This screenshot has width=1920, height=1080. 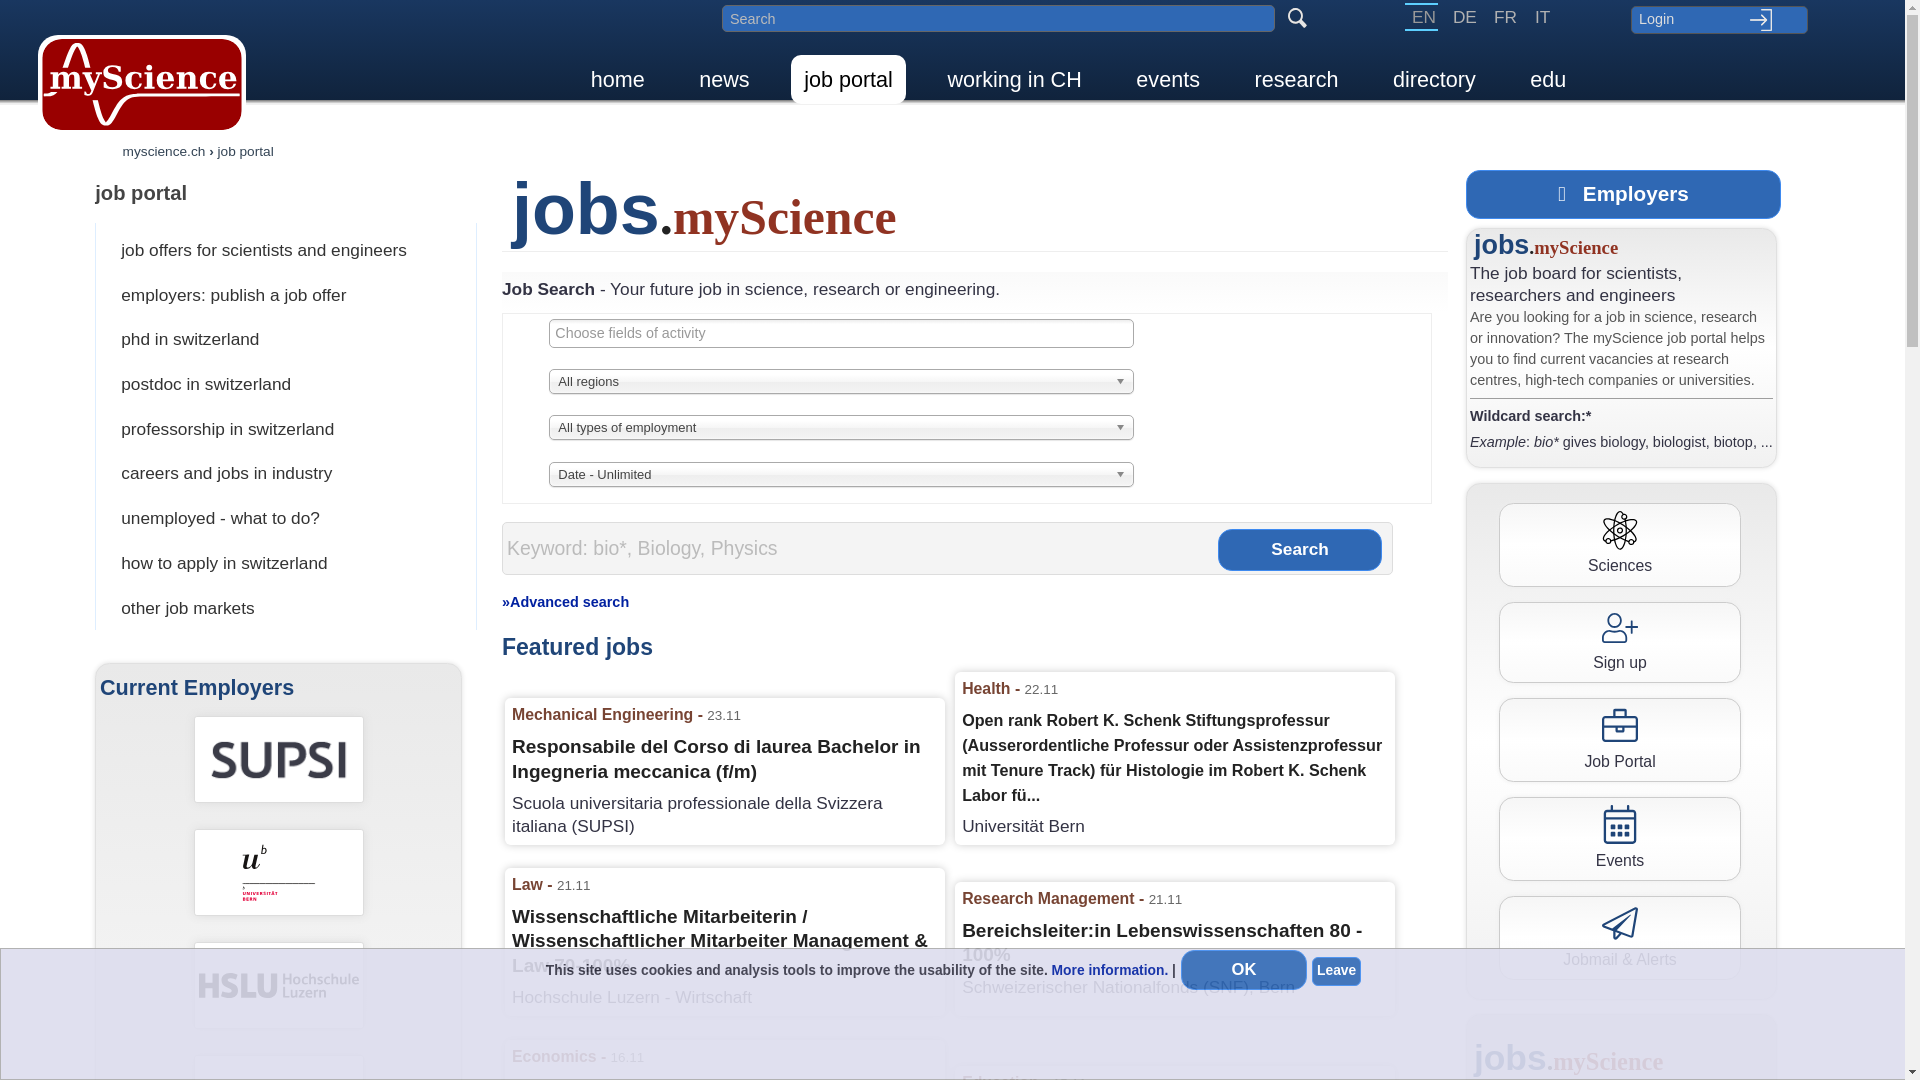 What do you see at coordinates (1336, 968) in the screenshot?
I see `'Leave'` at bounding box center [1336, 968].